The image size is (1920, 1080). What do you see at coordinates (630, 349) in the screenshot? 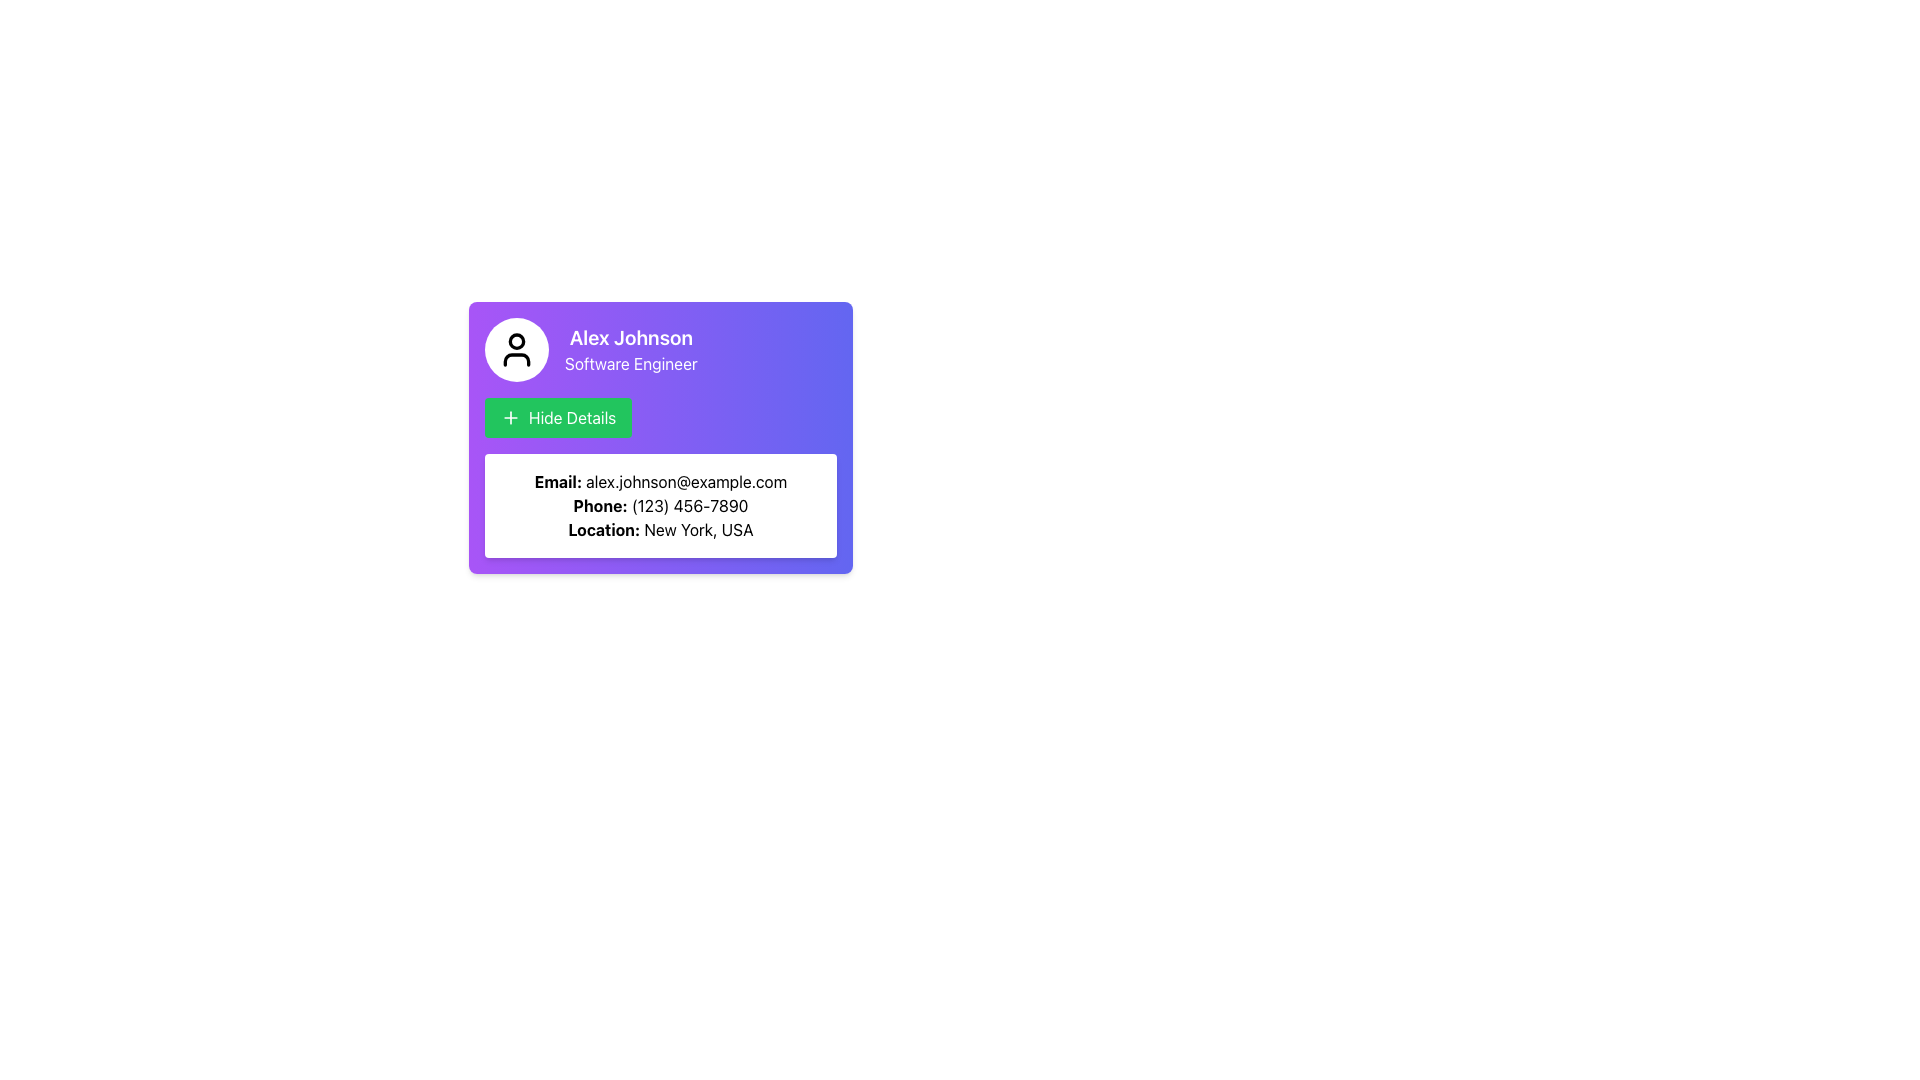
I see `the Text Block displaying the name and job title of the individual on the profile card, located within a purple panel to the right of the circular avatar icon and above the green button labeled 'Hide Details.'` at bounding box center [630, 349].